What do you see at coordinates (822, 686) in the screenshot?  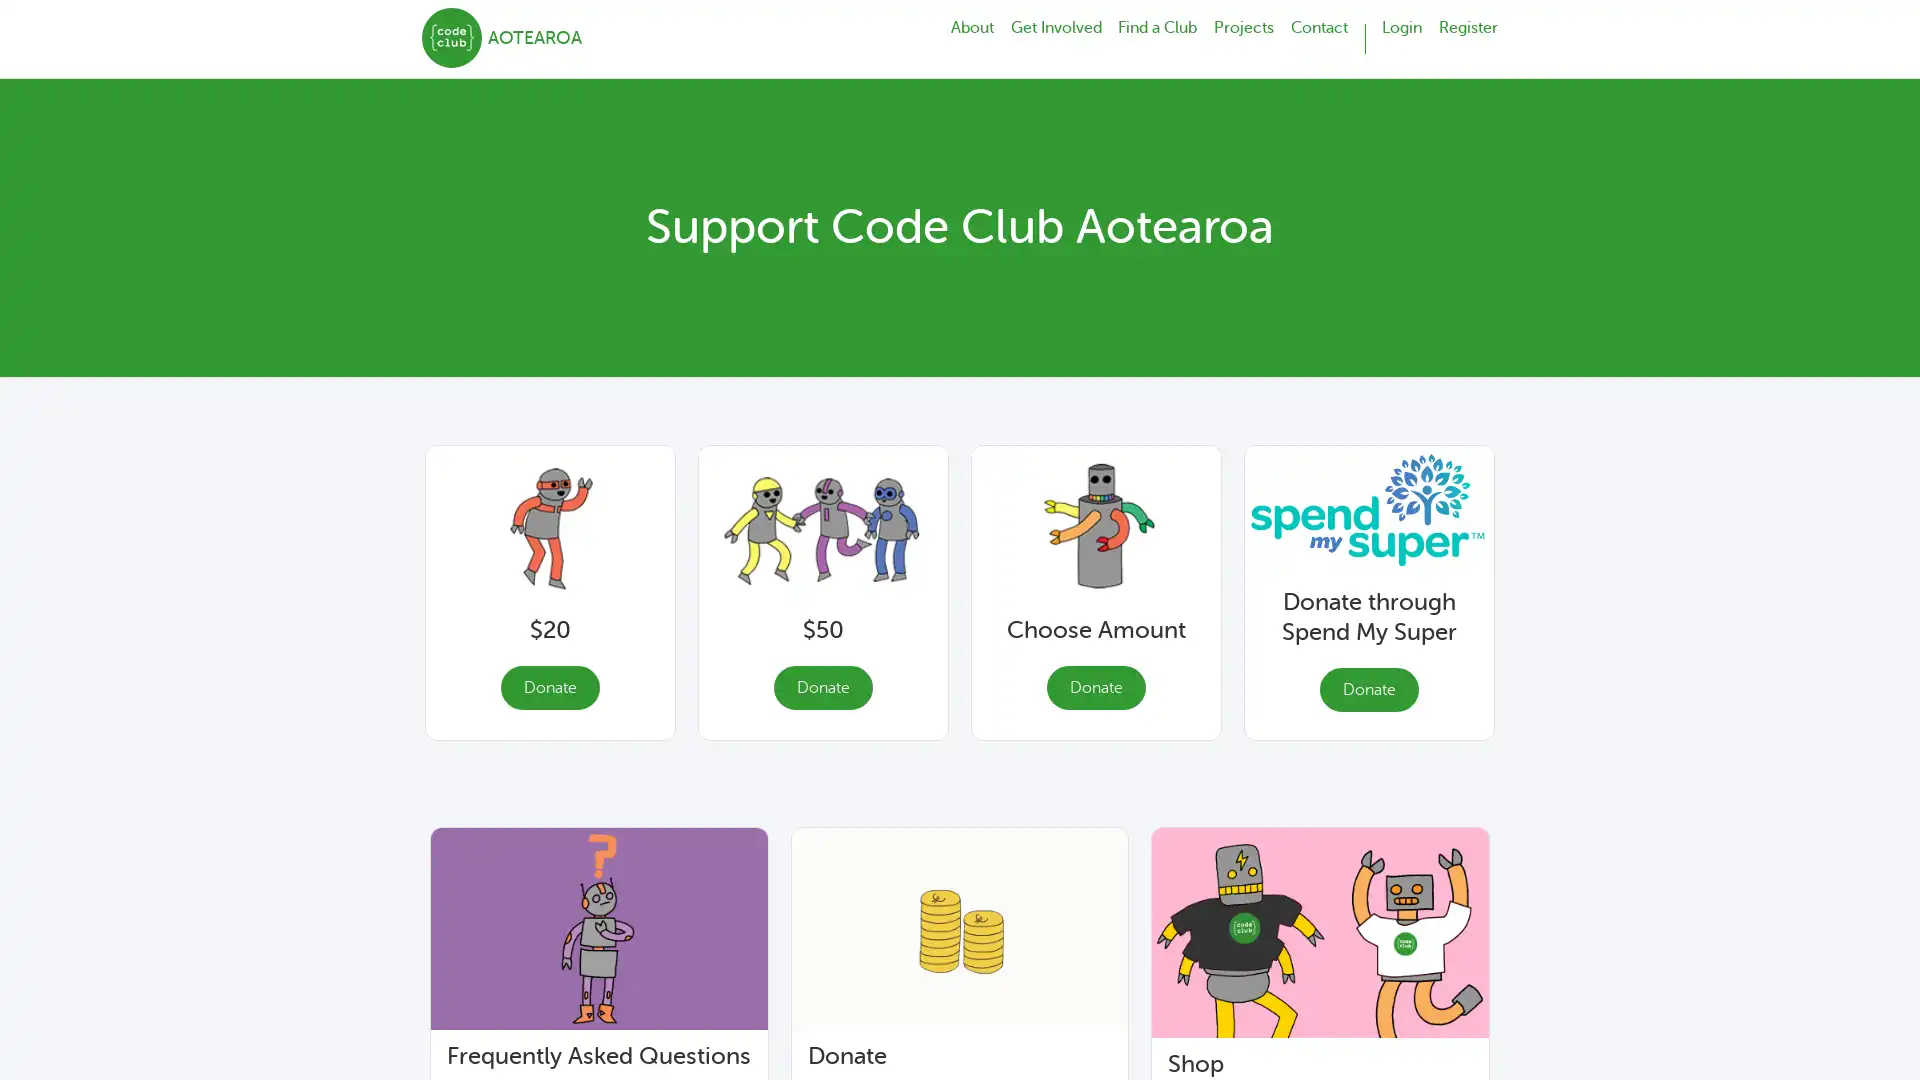 I see `Donate` at bounding box center [822, 686].